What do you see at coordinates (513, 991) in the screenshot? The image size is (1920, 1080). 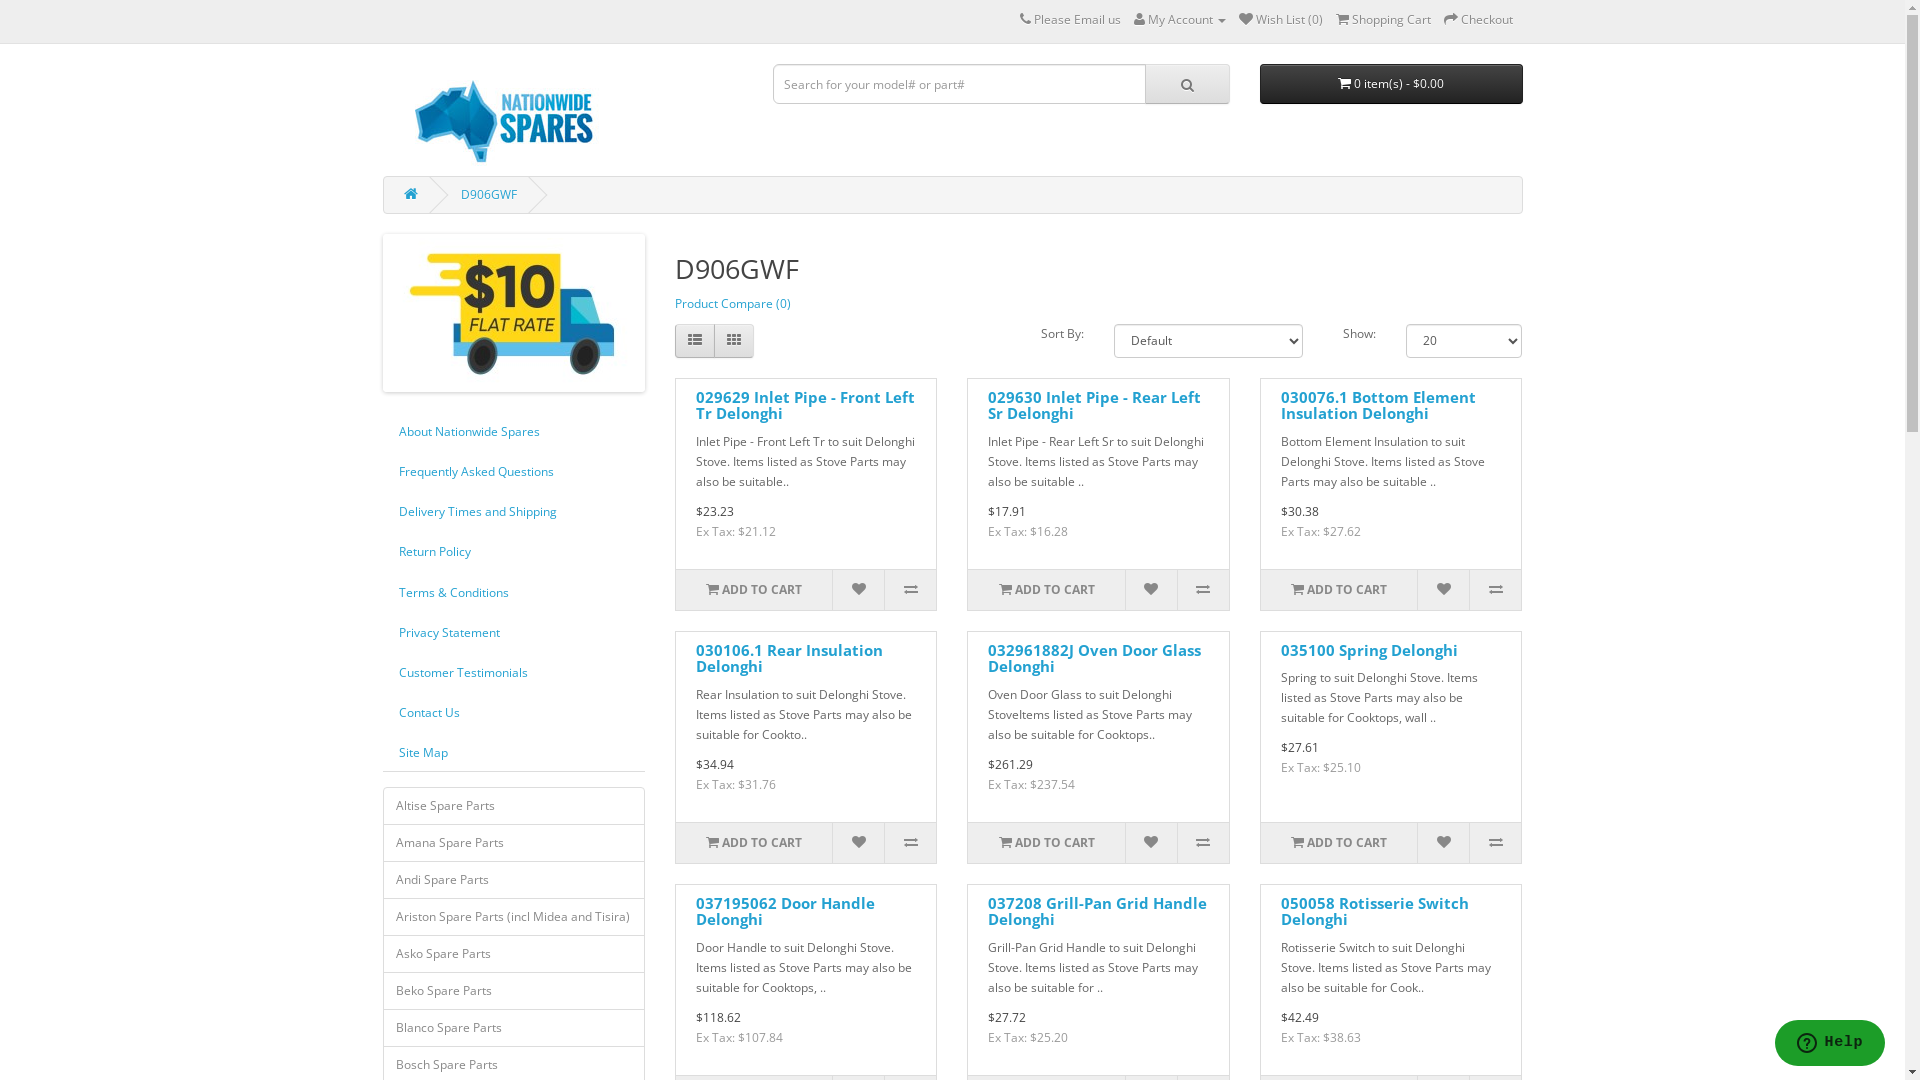 I see `'Beko Spare Parts'` at bounding box center [513, 991].